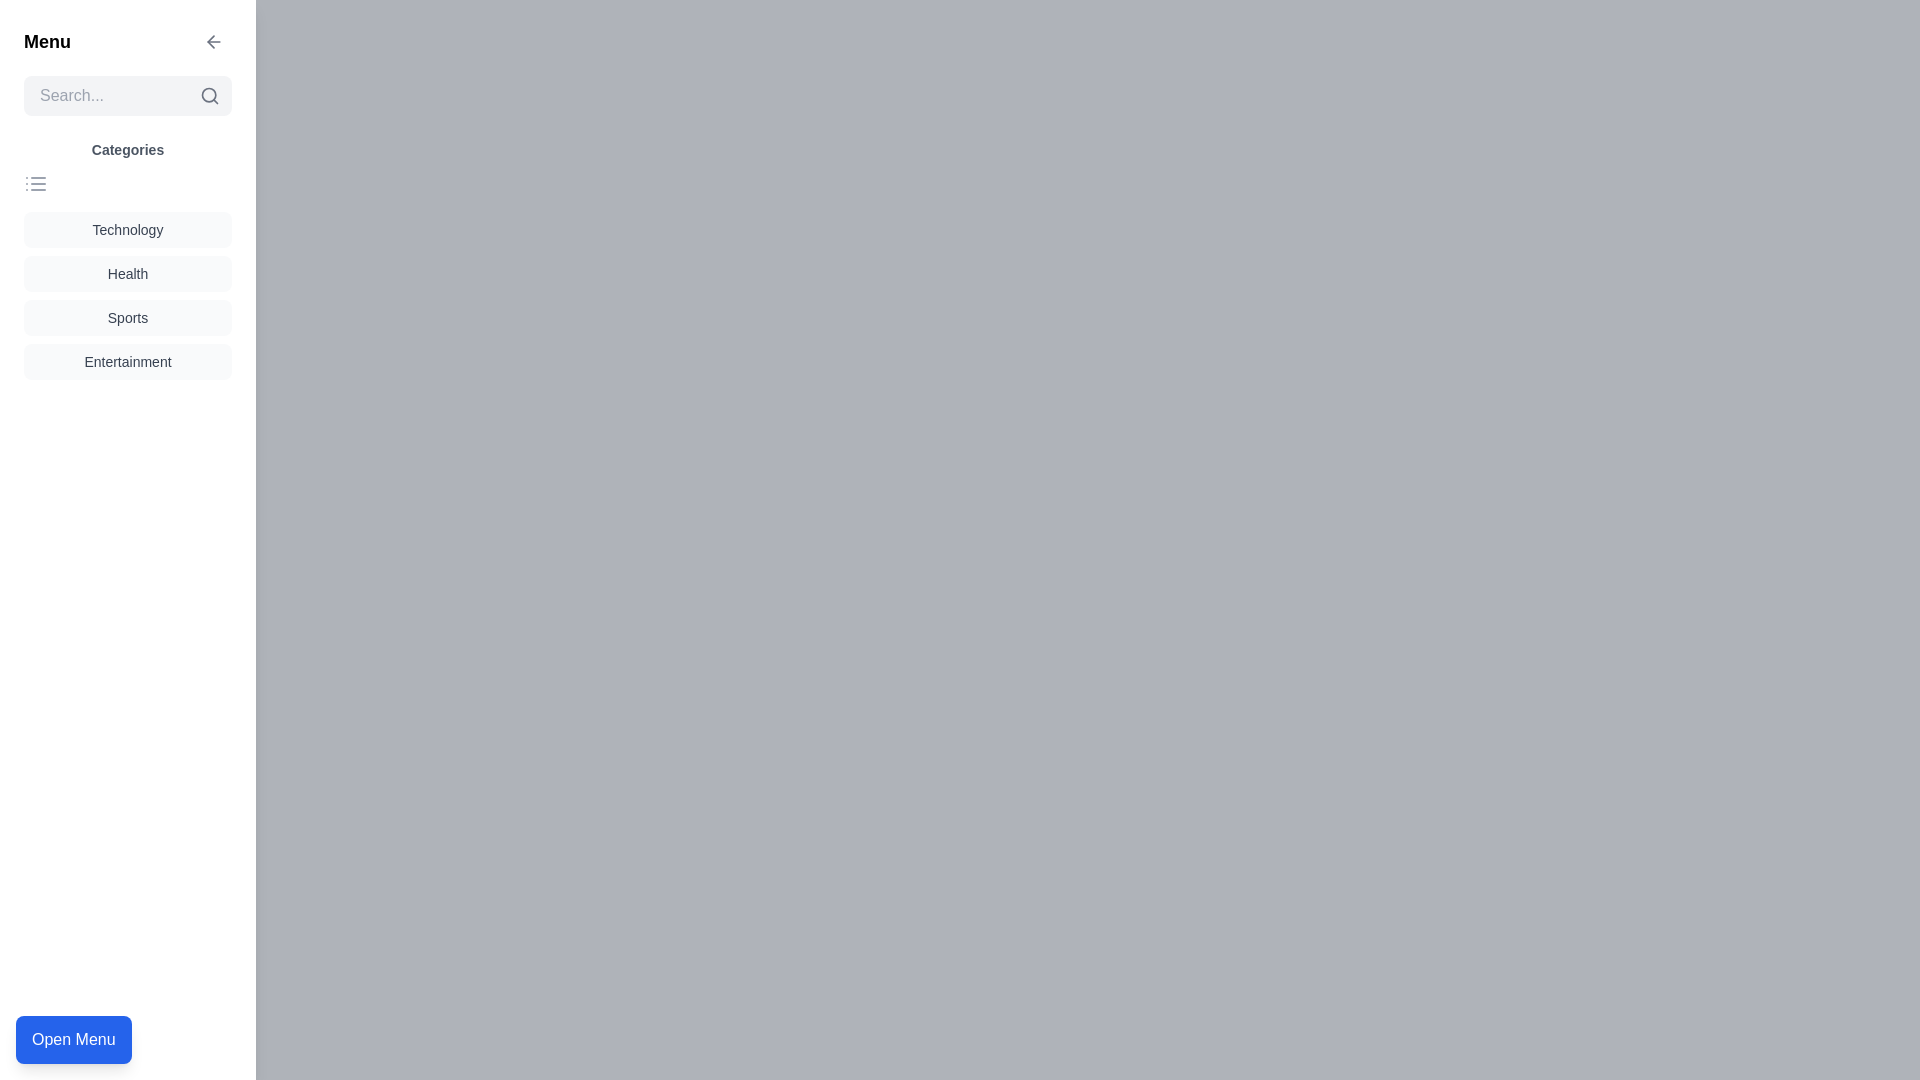 This screenshot has height=1080, width=1920. Describe the element at coordinates (127, 258) in the screenshot. I see `the 'Categories' navigation menu located in the left sidebar, just below the search bar` at that location.